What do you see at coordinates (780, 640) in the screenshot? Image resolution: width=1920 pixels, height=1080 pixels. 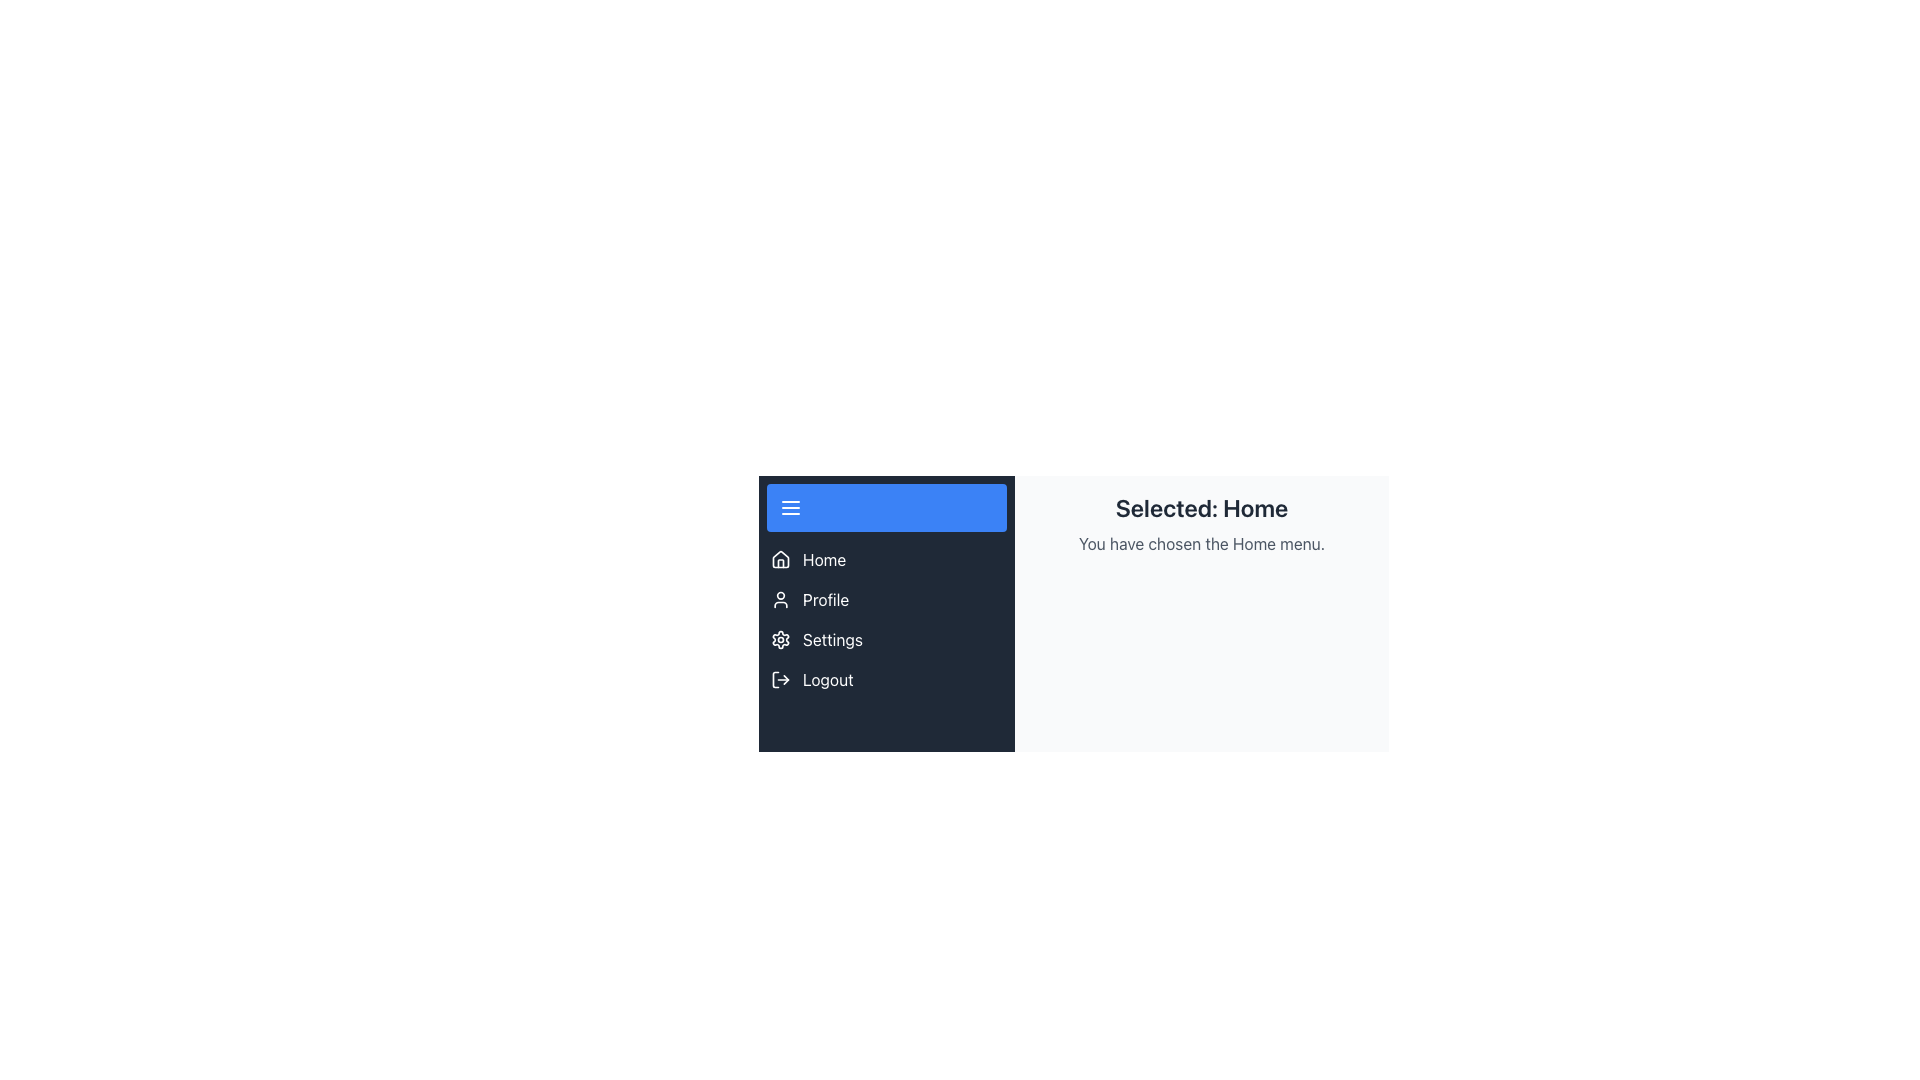 I see `the 'Settings' icon in the vertical navigation menu` at bounding box center [780, 640].